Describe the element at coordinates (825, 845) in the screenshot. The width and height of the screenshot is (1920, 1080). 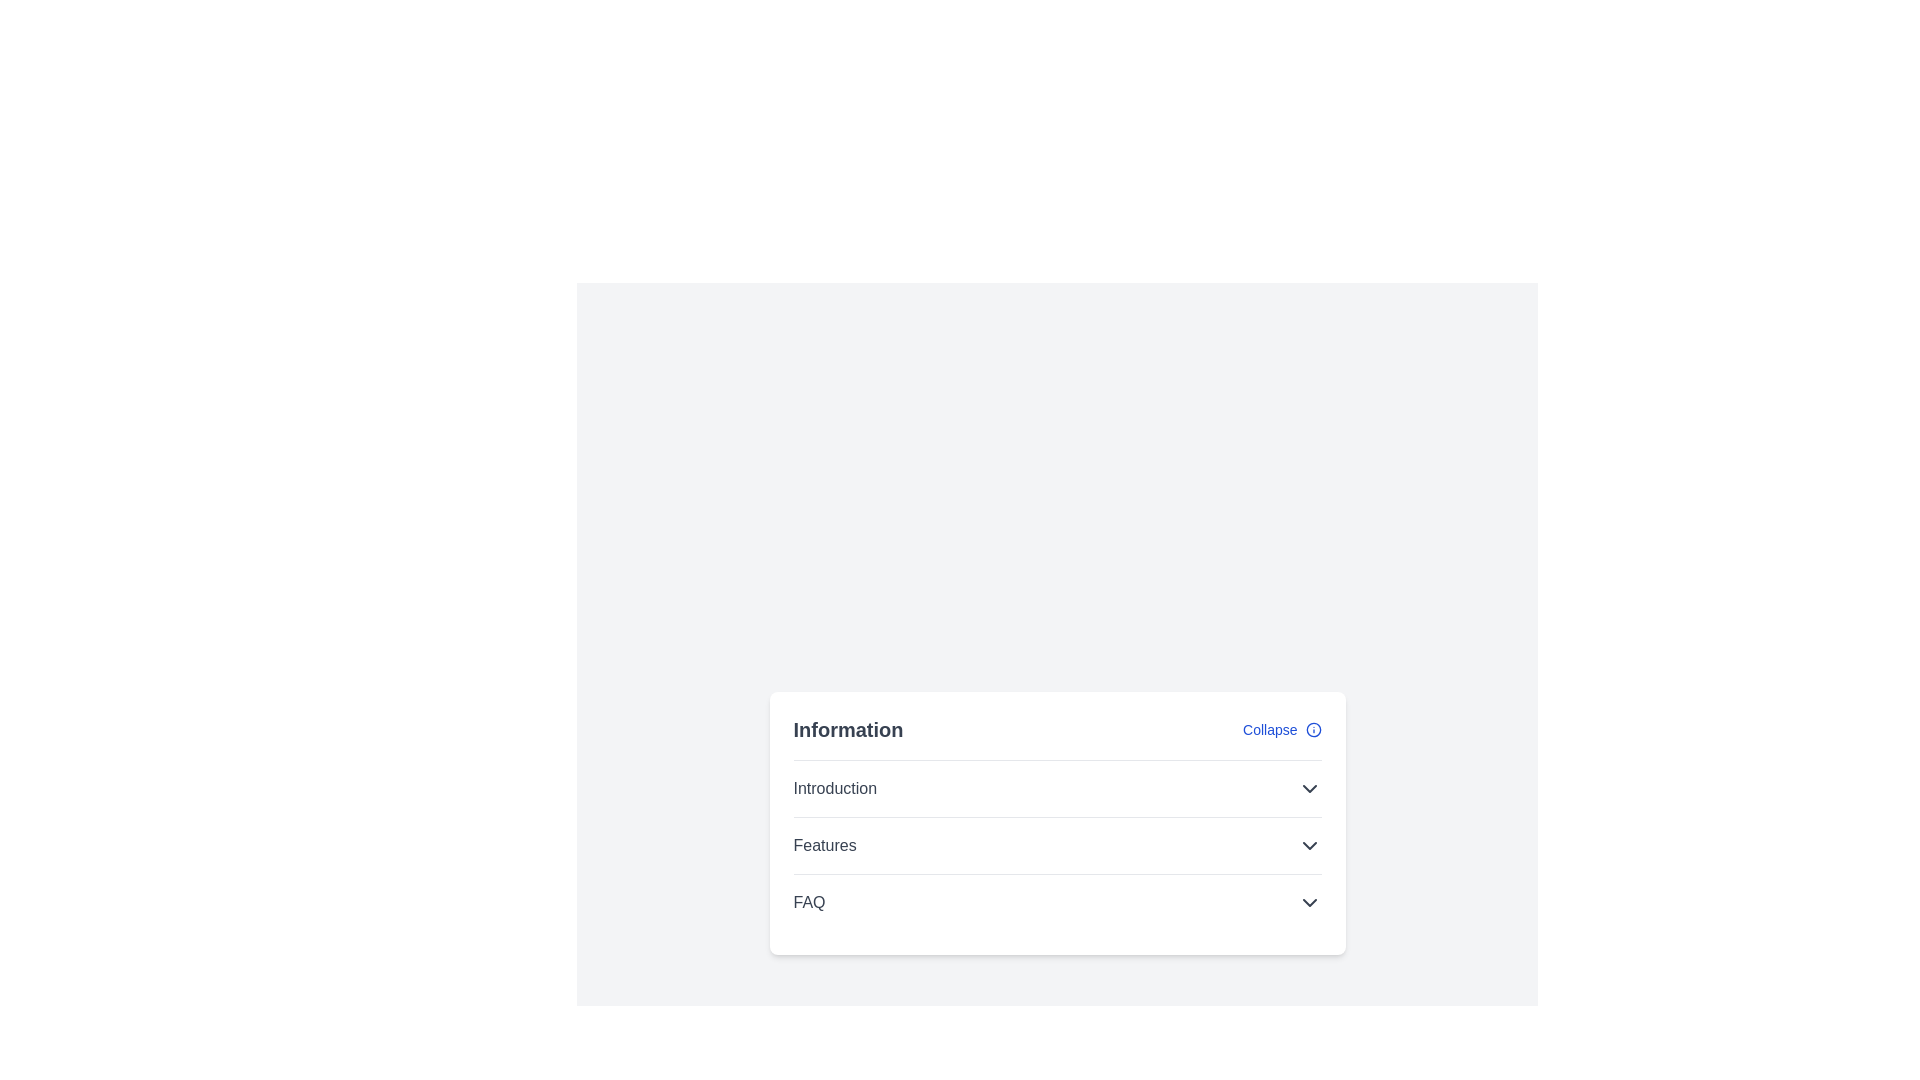
I see `the text label reading 'Features' which is the second item in a vertical list under the heading 'Information'` at that location.